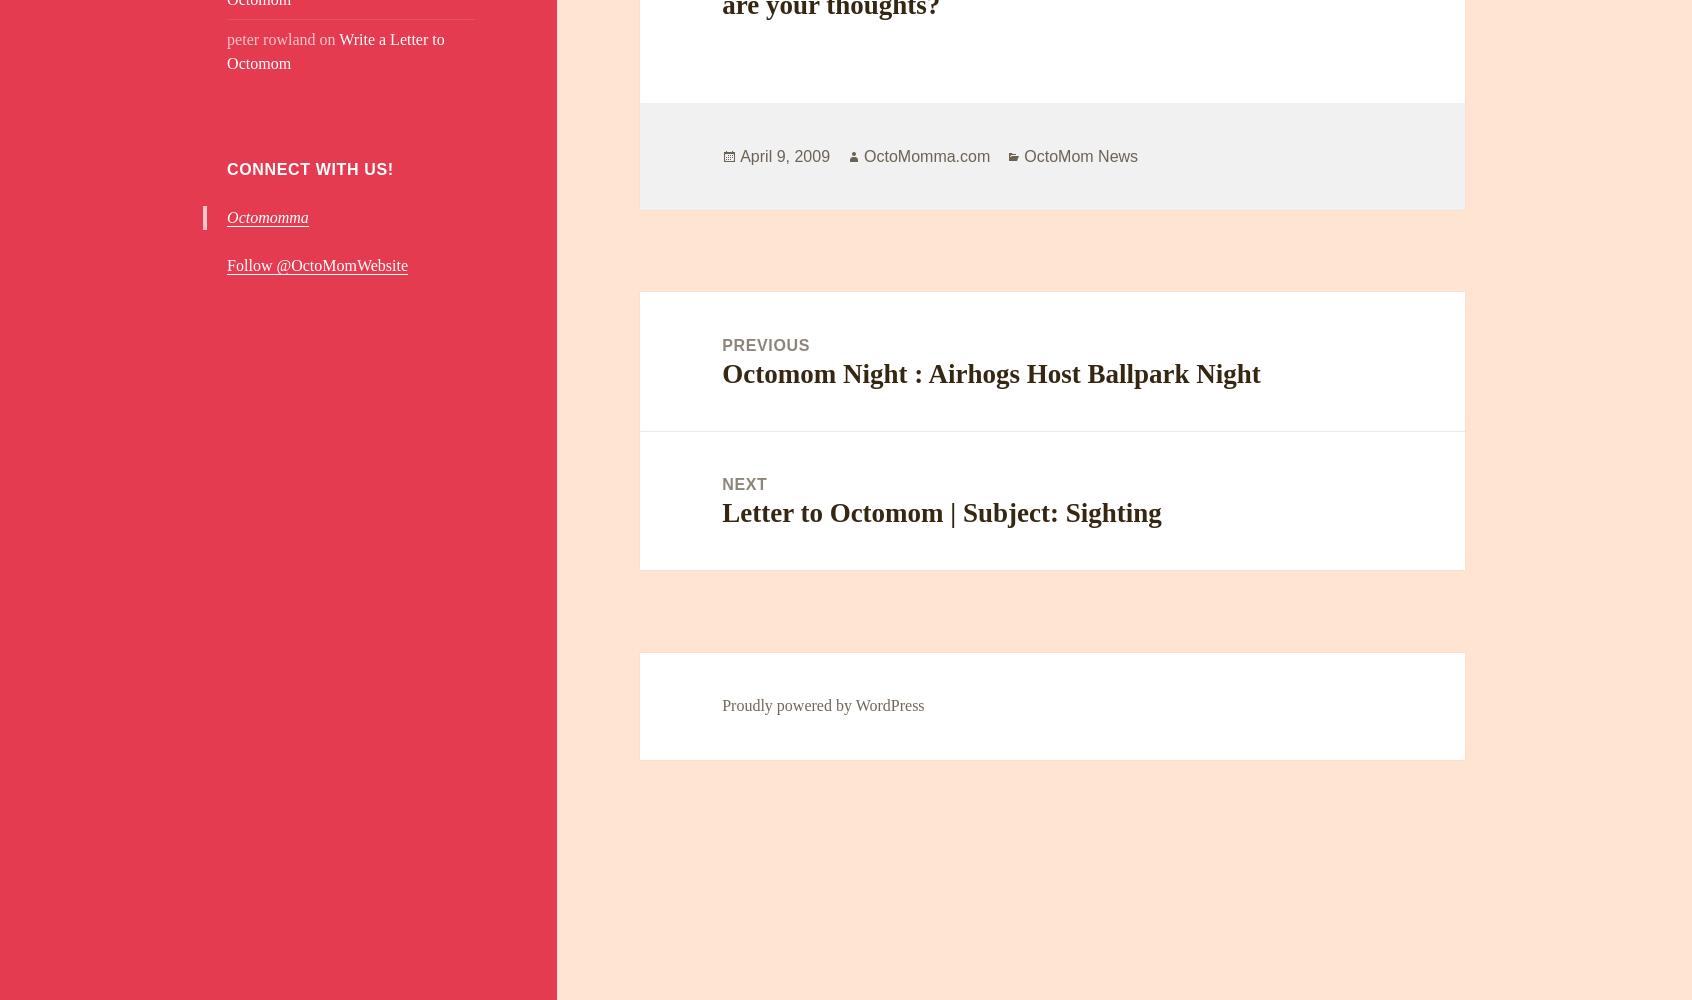 Image resolution: width=1692 pixels, height=1000 pixels. What do you see at coordinates (784, 155) in the screenshot?
I see `'April 9, 2009'` at bounding box center [784, 155].